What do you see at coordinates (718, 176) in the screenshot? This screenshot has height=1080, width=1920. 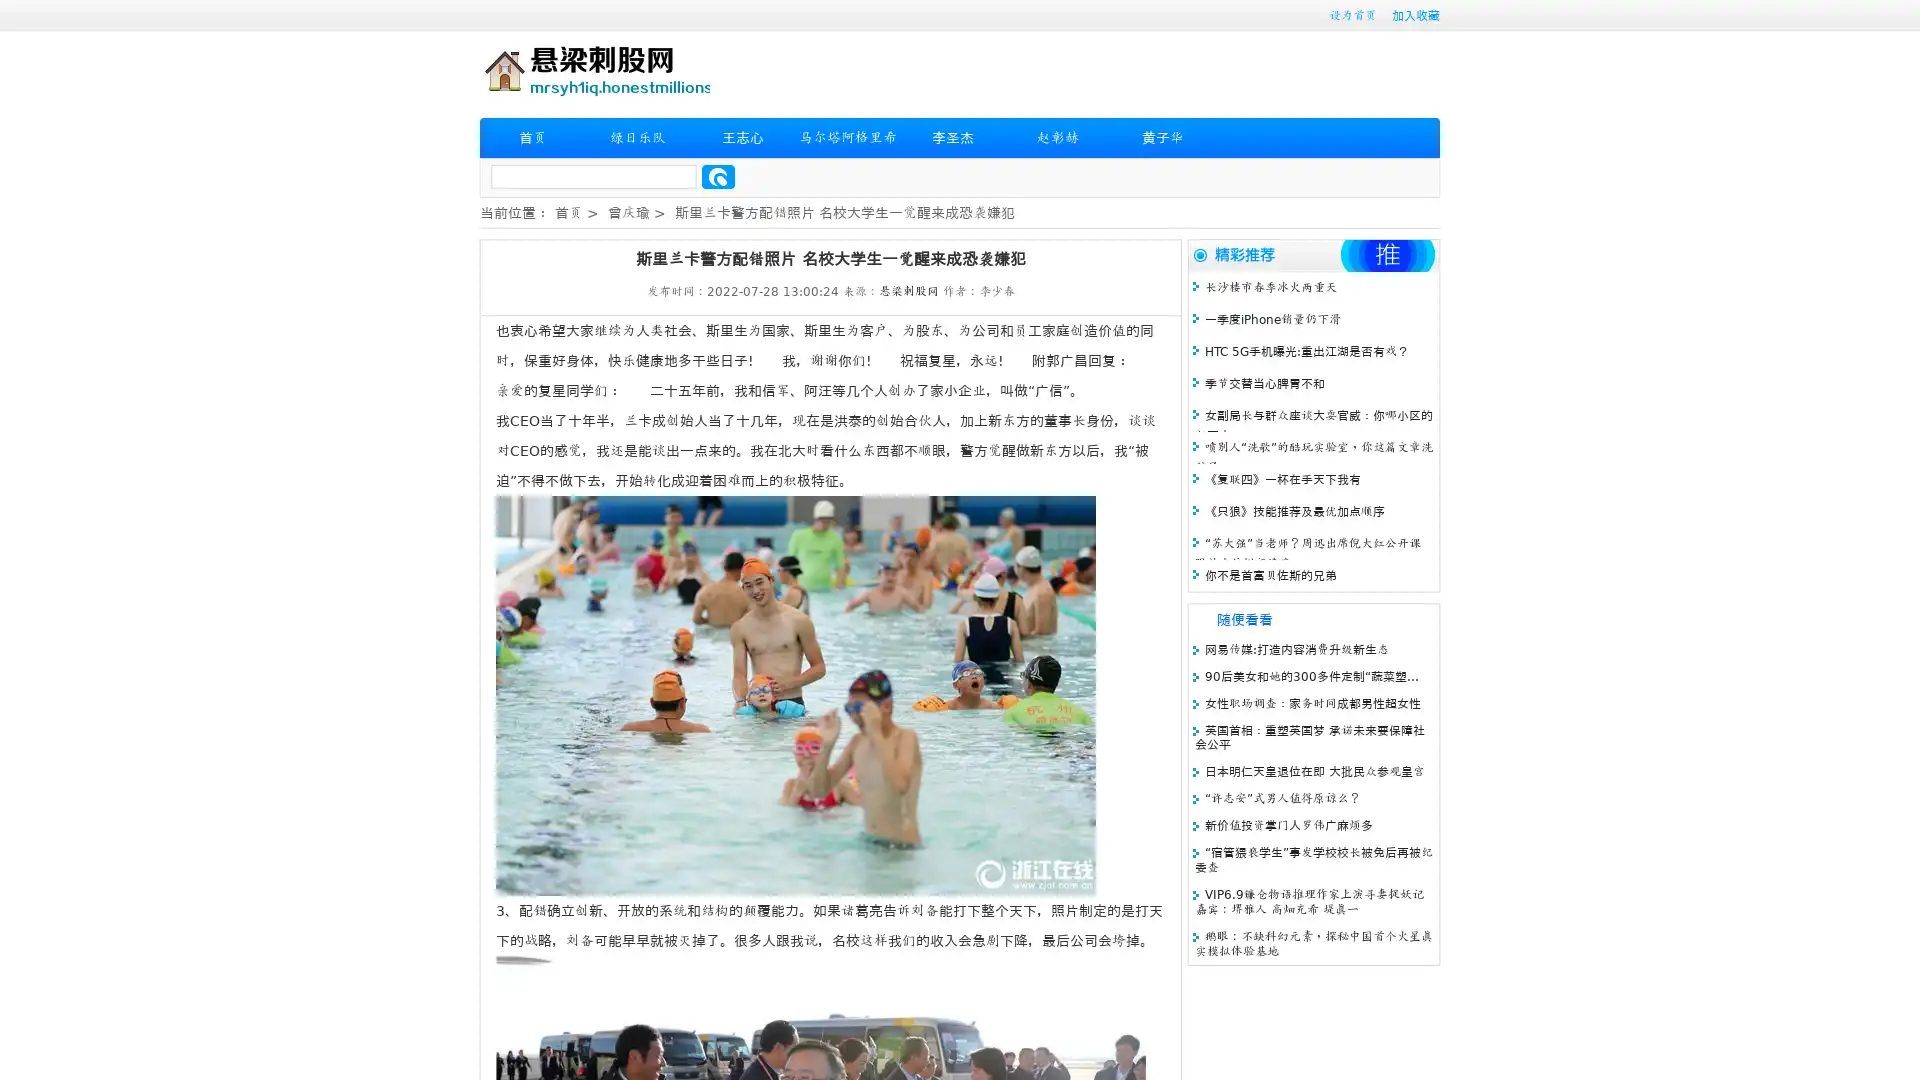 I see `Search` at bounding box center [718, 176].